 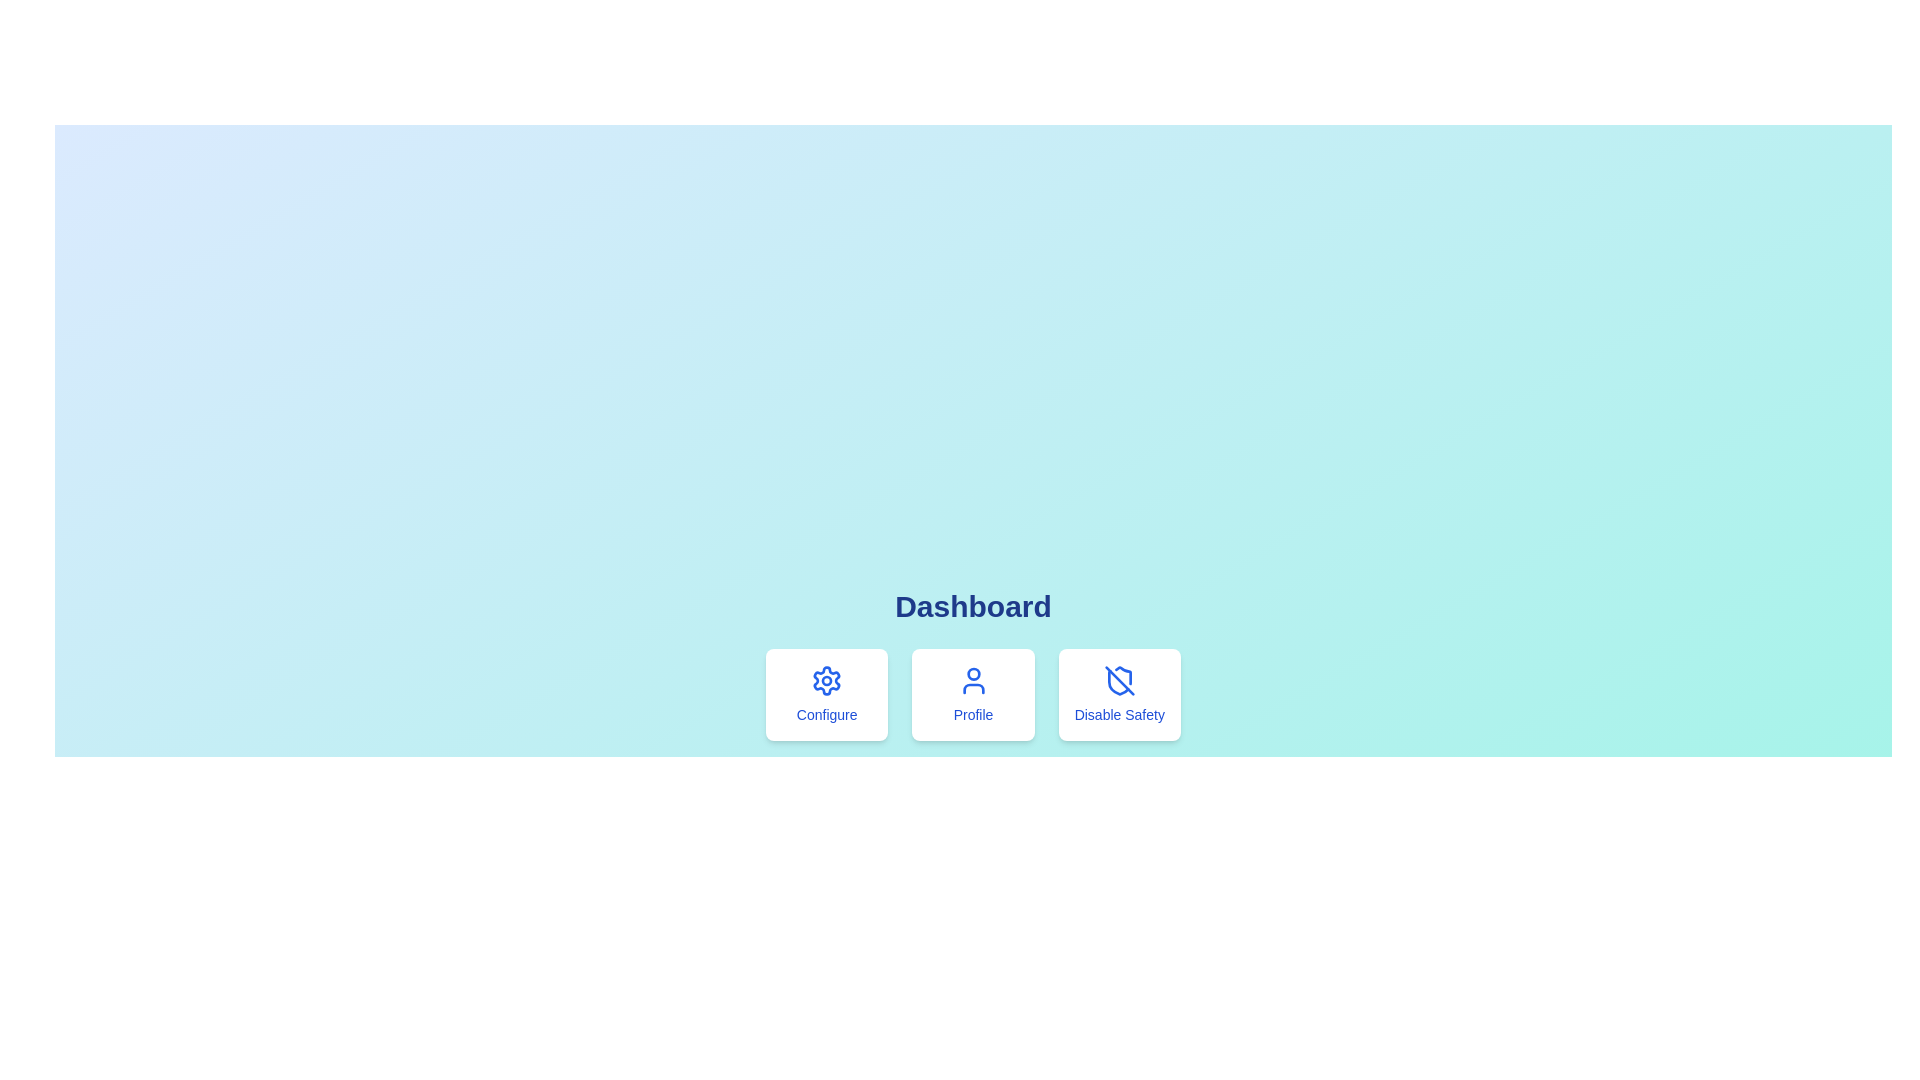 What do you see at coordinates (973, 664) in the screenshot?
I see `the profile configuration button located under the 'Dashboard' title` at bounding box center [973, 664].